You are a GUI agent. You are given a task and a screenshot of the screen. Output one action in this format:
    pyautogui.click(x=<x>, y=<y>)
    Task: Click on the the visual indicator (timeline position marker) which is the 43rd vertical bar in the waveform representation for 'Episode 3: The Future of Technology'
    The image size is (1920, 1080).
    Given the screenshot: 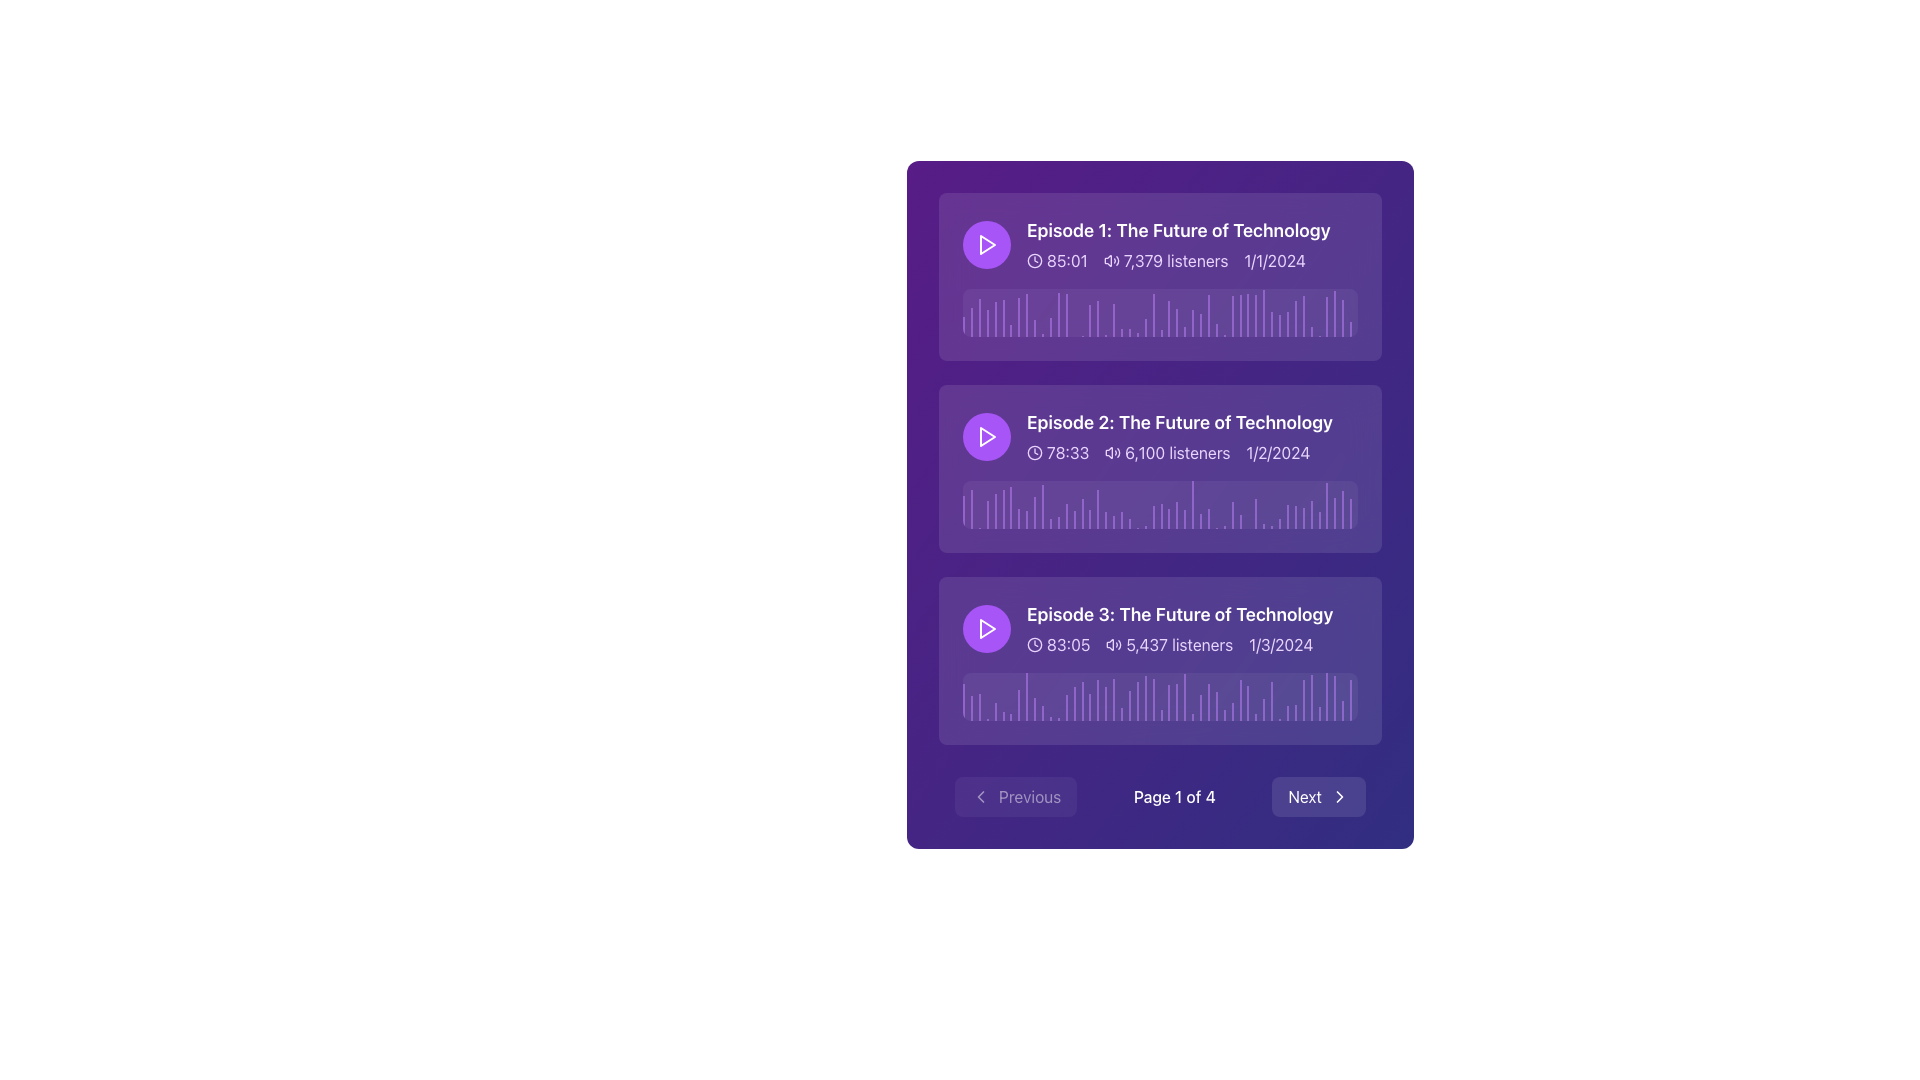 What is the action you would take?
    pyautogui.click(x=1295, y=712)
    